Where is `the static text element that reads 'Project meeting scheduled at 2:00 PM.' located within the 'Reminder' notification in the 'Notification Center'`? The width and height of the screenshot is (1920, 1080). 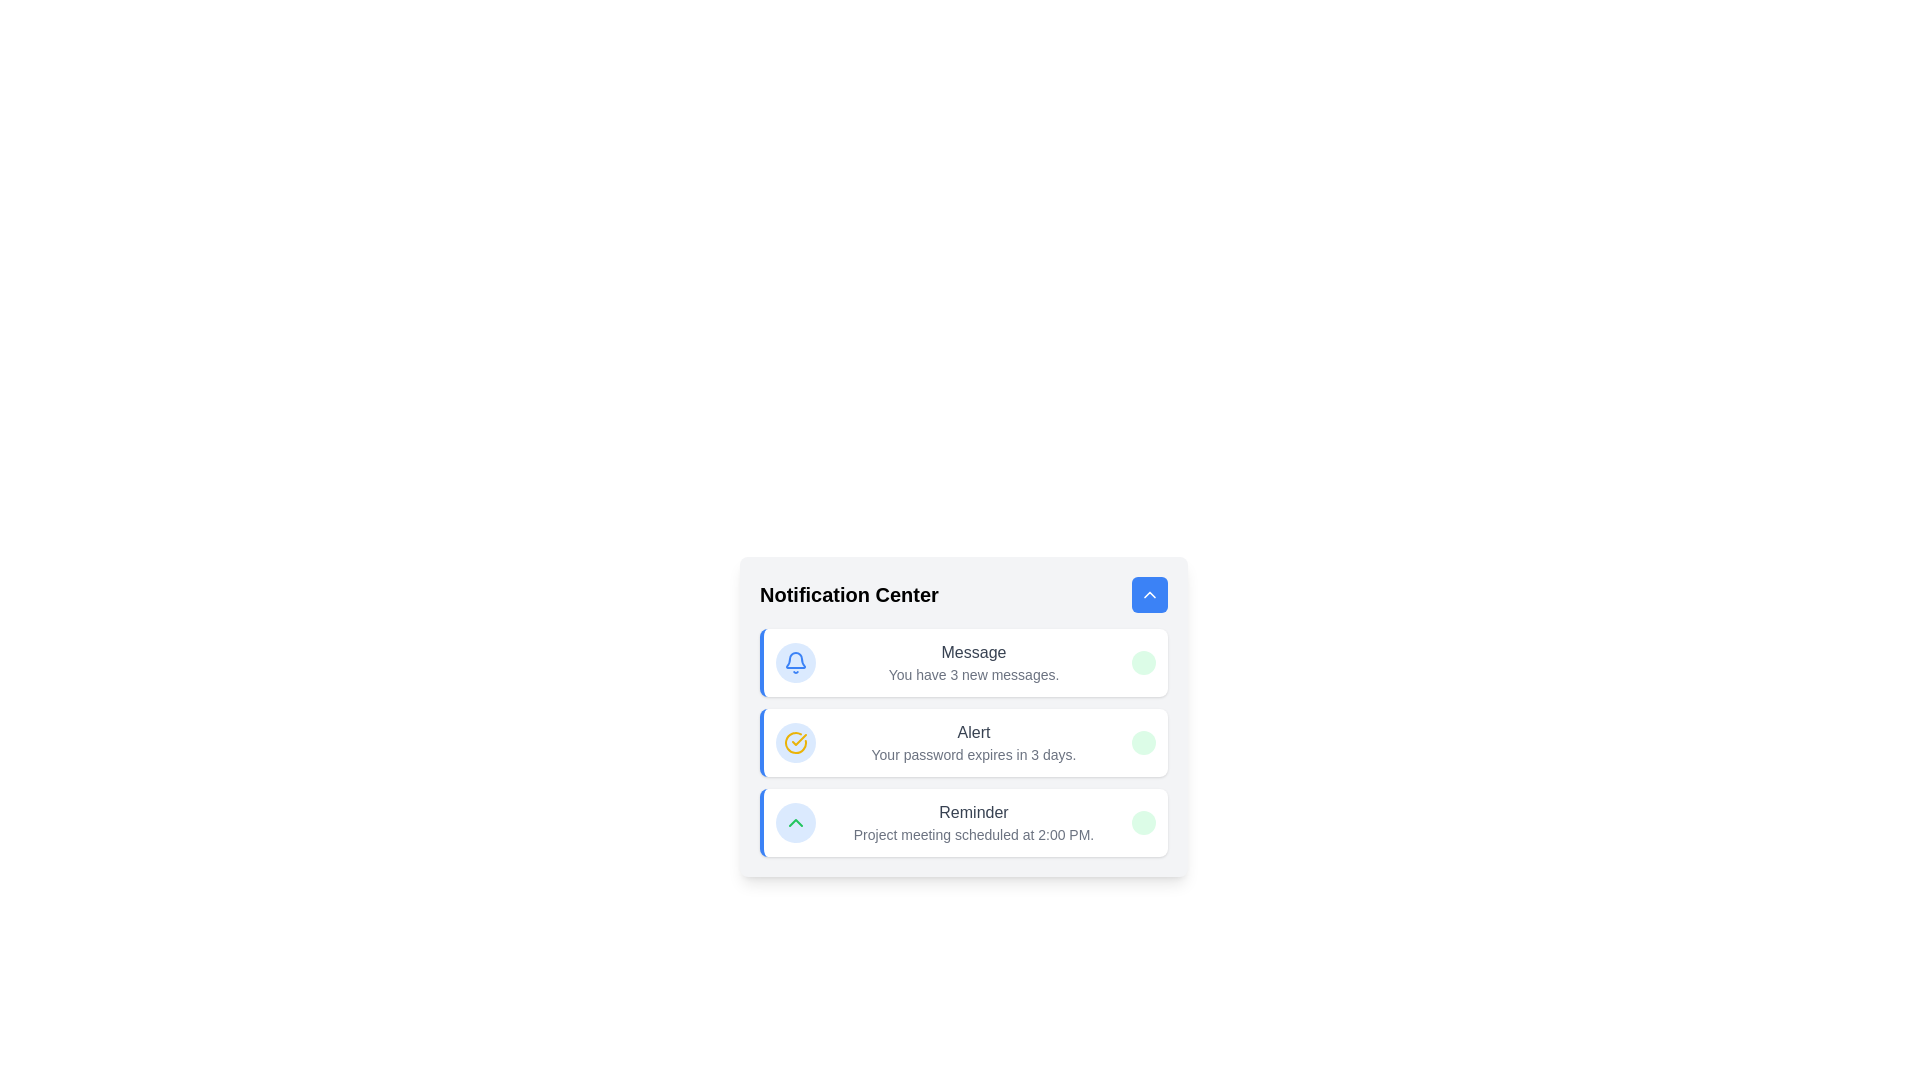
the static text element that reads 'Project meeting scheduled at 2:00 PM.' located within the 'Reminder' notification in the 'Notification Center' is located at coordinates (974, 834).